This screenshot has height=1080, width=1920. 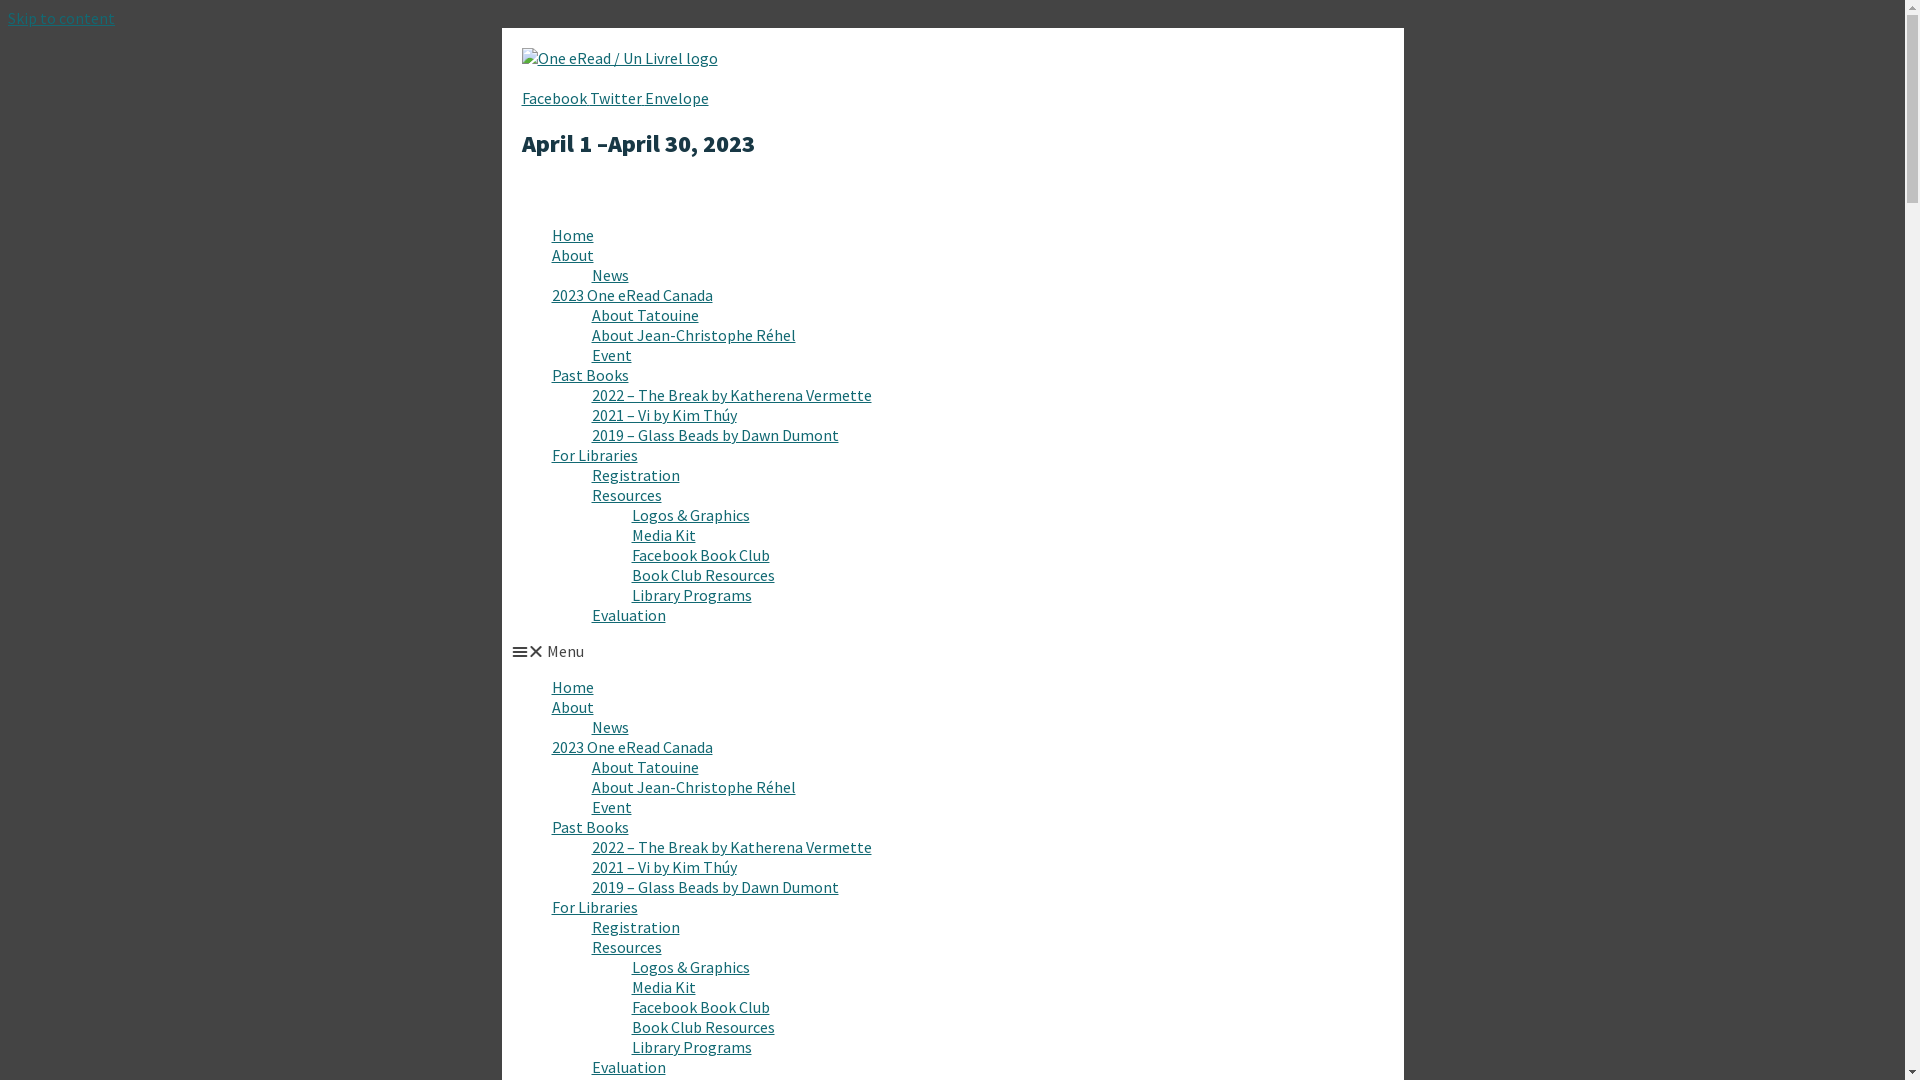 I want to click on 'Media Kit', so click(x=631, y=986).